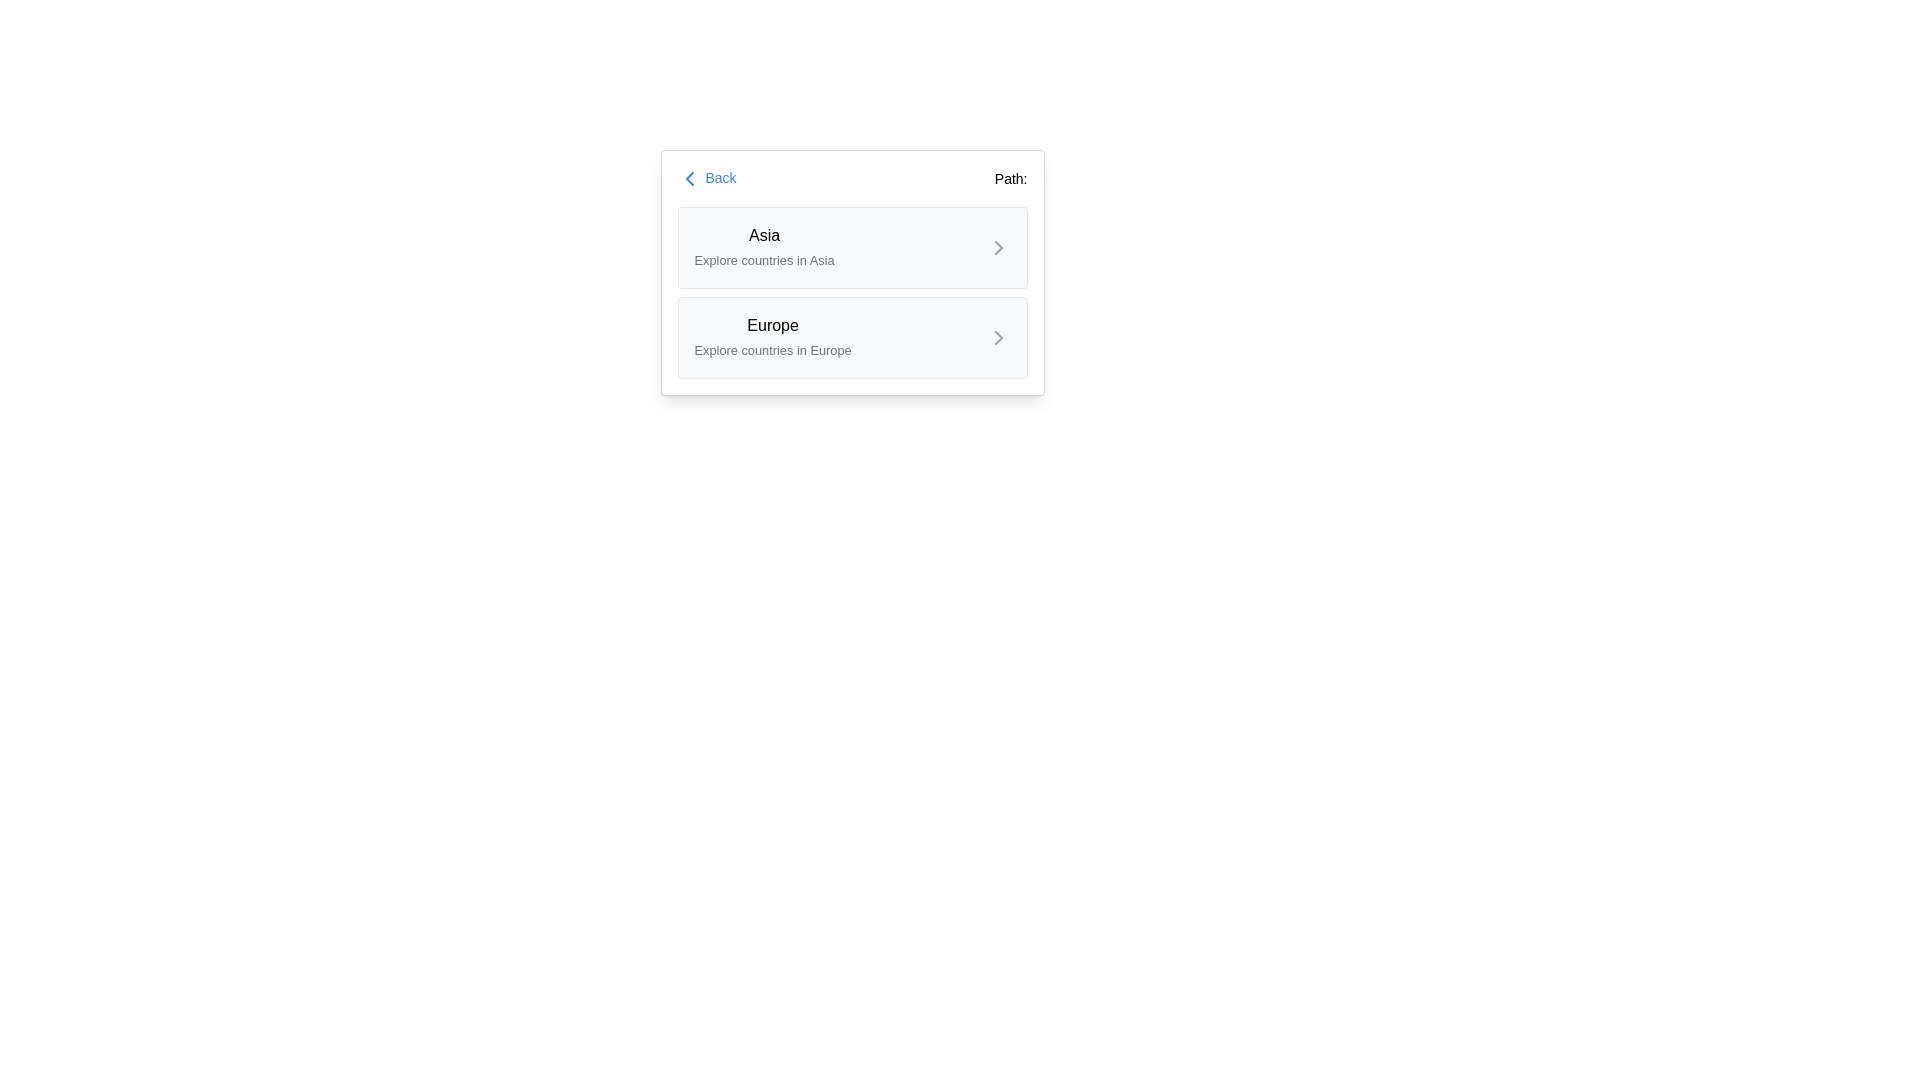  What do you see at coordinates (998, 337) in the screenshot?
I see `the rightward-pointing chevron icon, which is styled with a thin, rounded stroke and gray color, located at the far right side of the 'Europe' menu option` at bounding box center [998, 337].